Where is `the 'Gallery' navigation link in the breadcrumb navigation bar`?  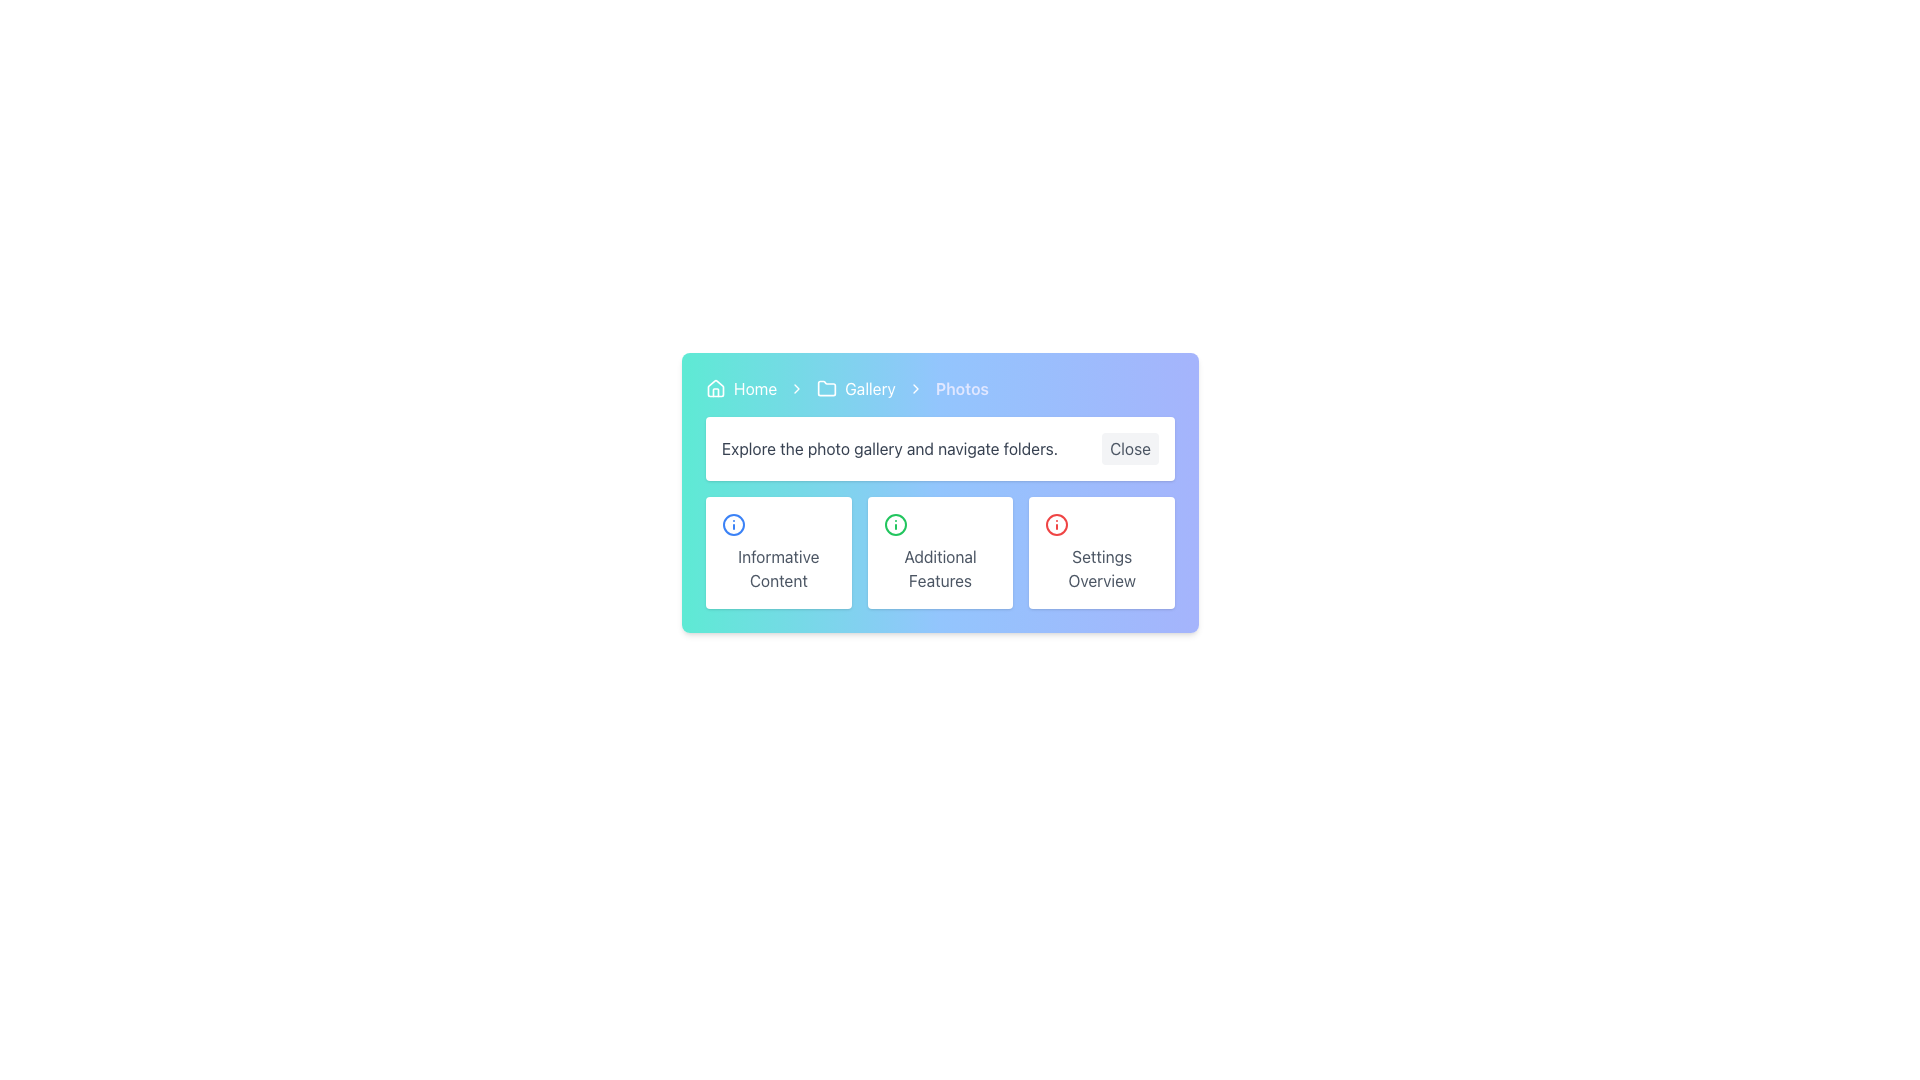 the 'Gallery' navigation link in the breadcrumb navigation bar is located at coordinates (856, 389).